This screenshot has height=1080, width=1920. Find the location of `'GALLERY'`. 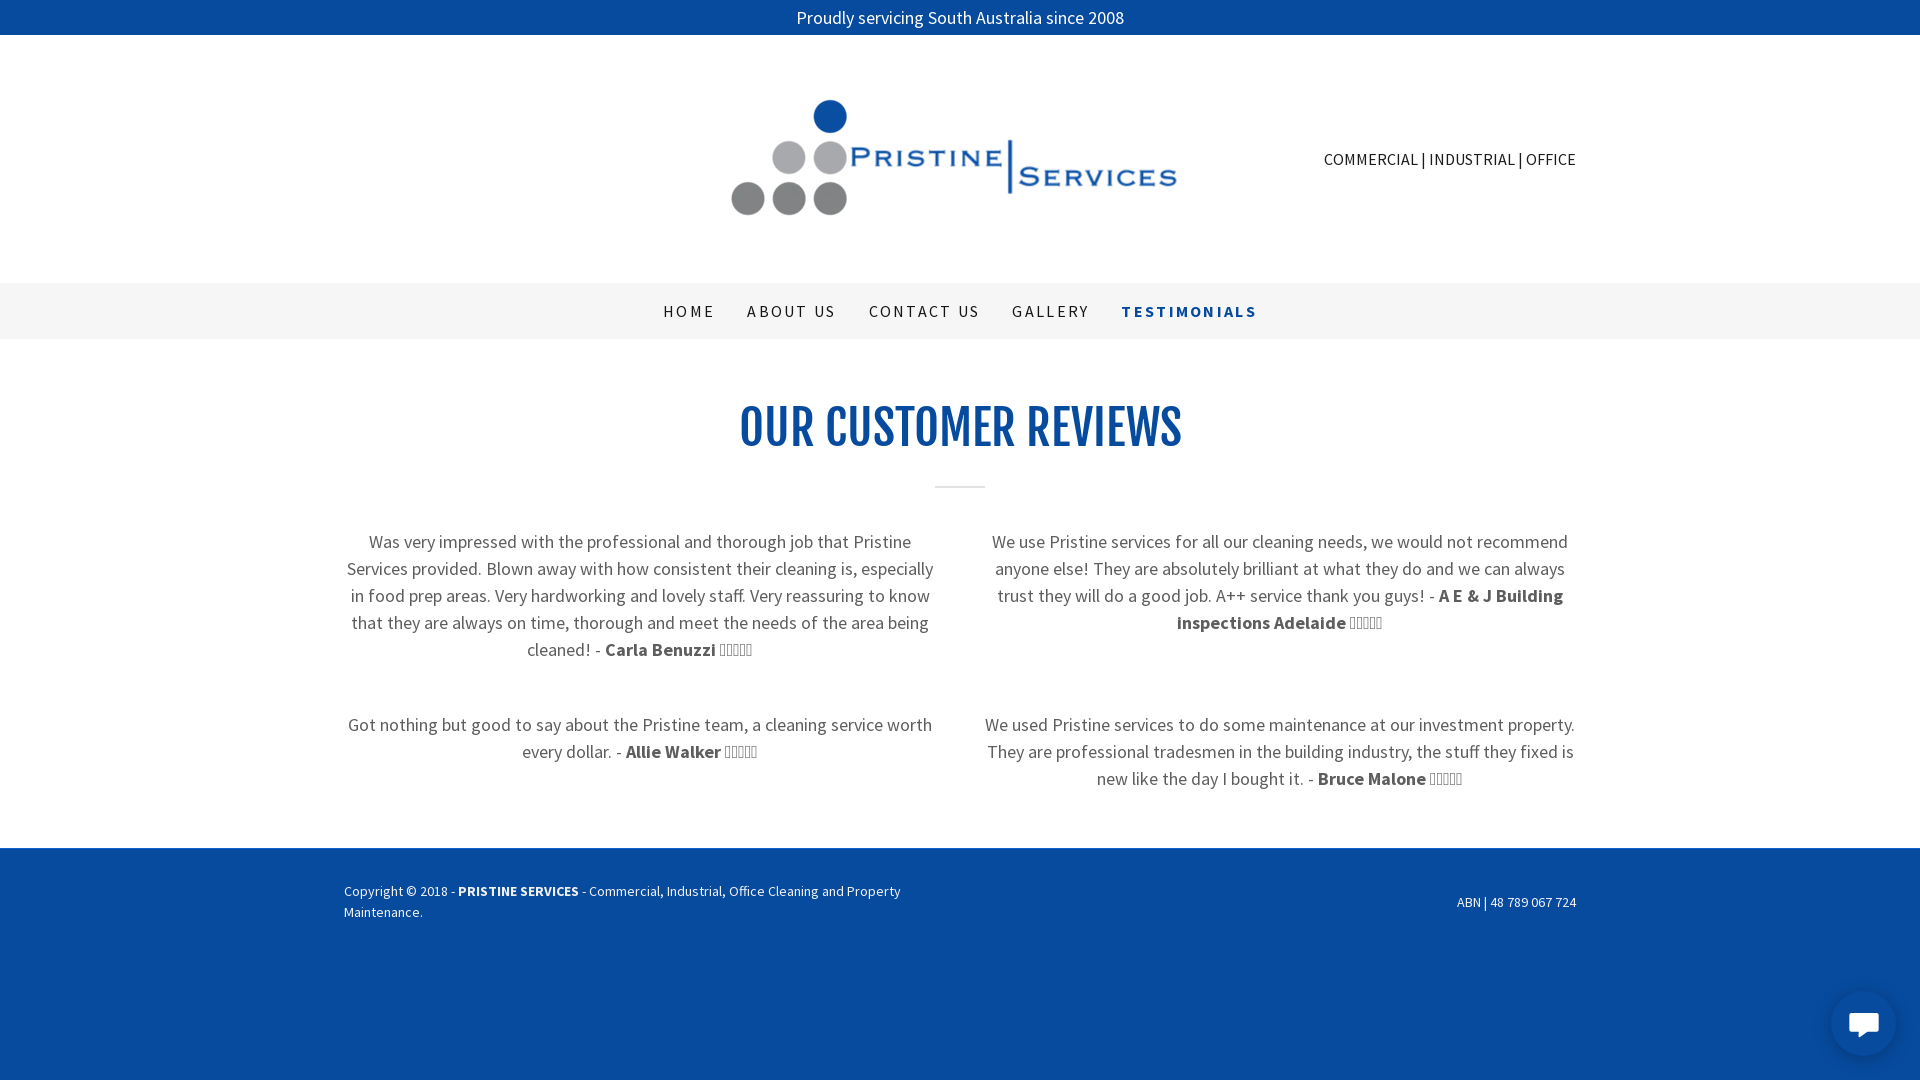

'GALLERY' is located at coordinates (1049, 311).